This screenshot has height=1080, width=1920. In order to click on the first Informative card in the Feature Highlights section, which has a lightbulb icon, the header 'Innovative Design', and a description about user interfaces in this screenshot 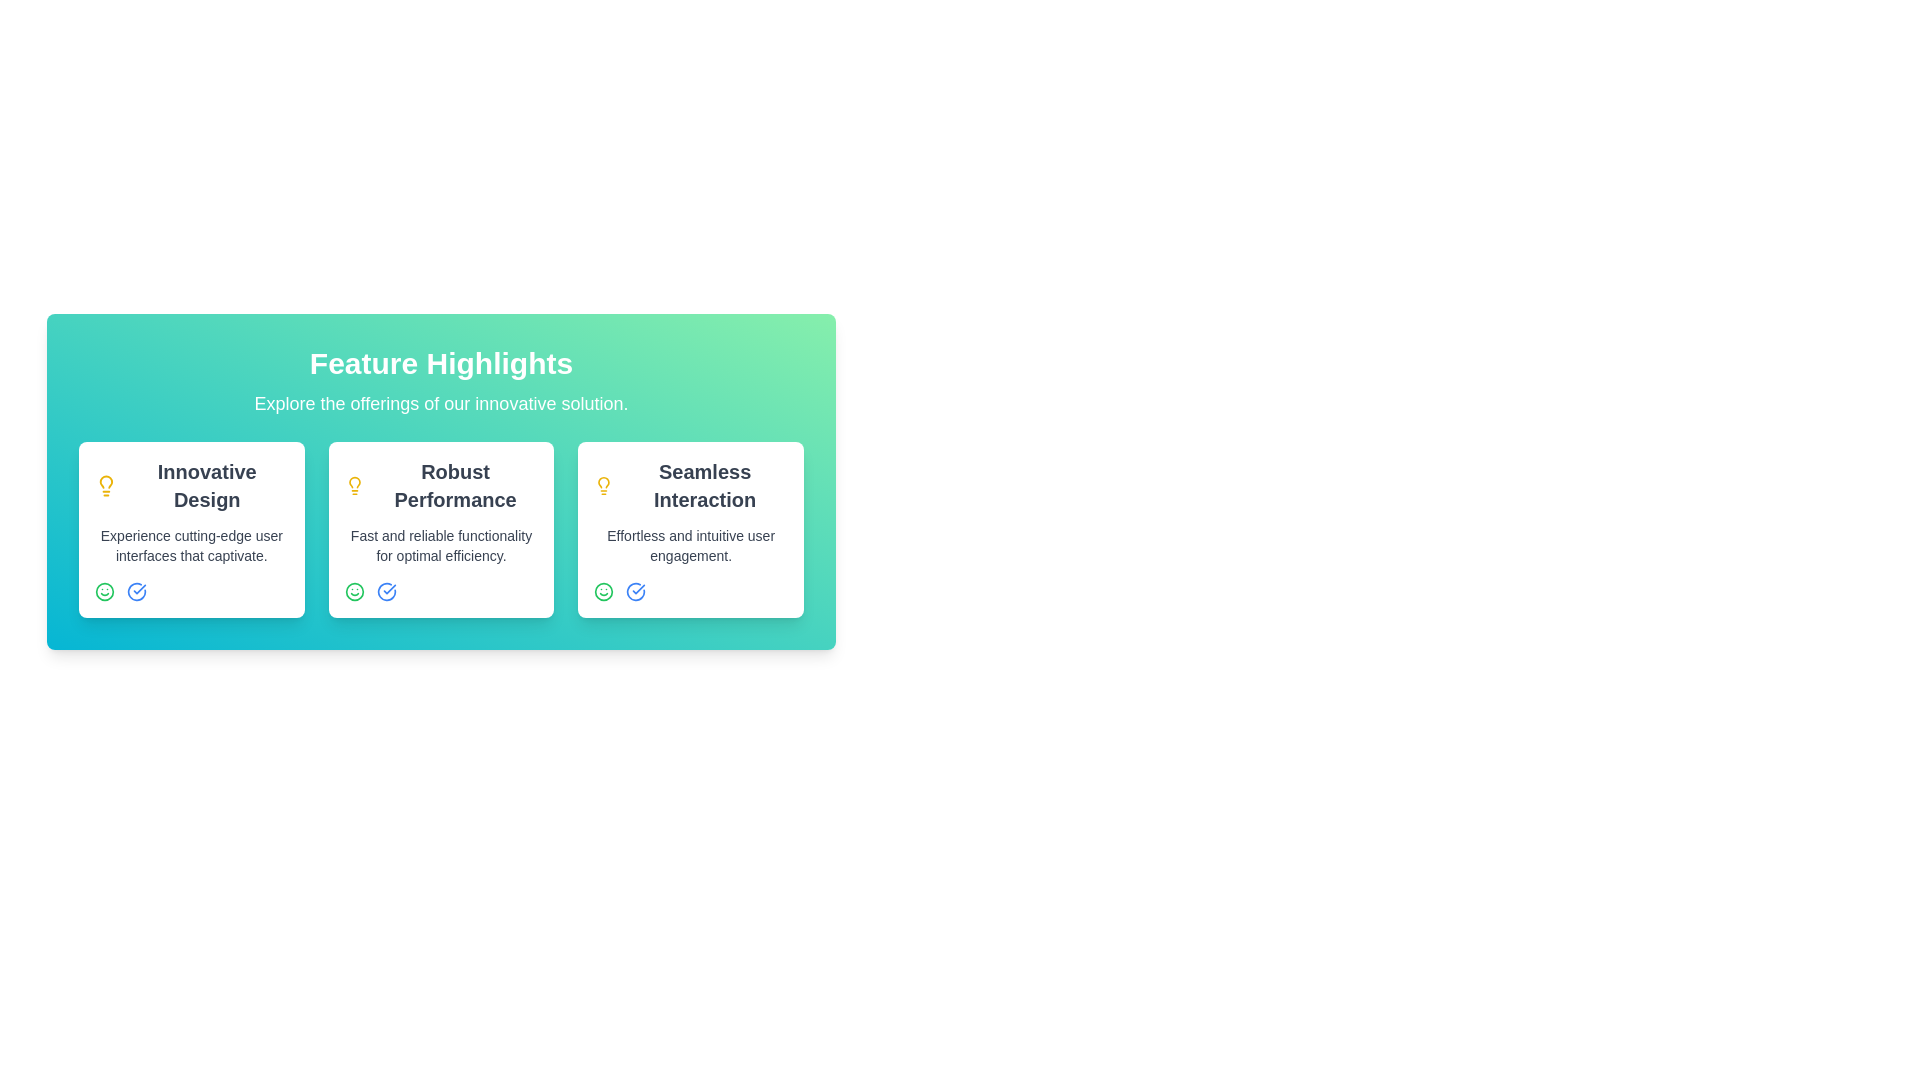, I will do `click(191, 528)`.